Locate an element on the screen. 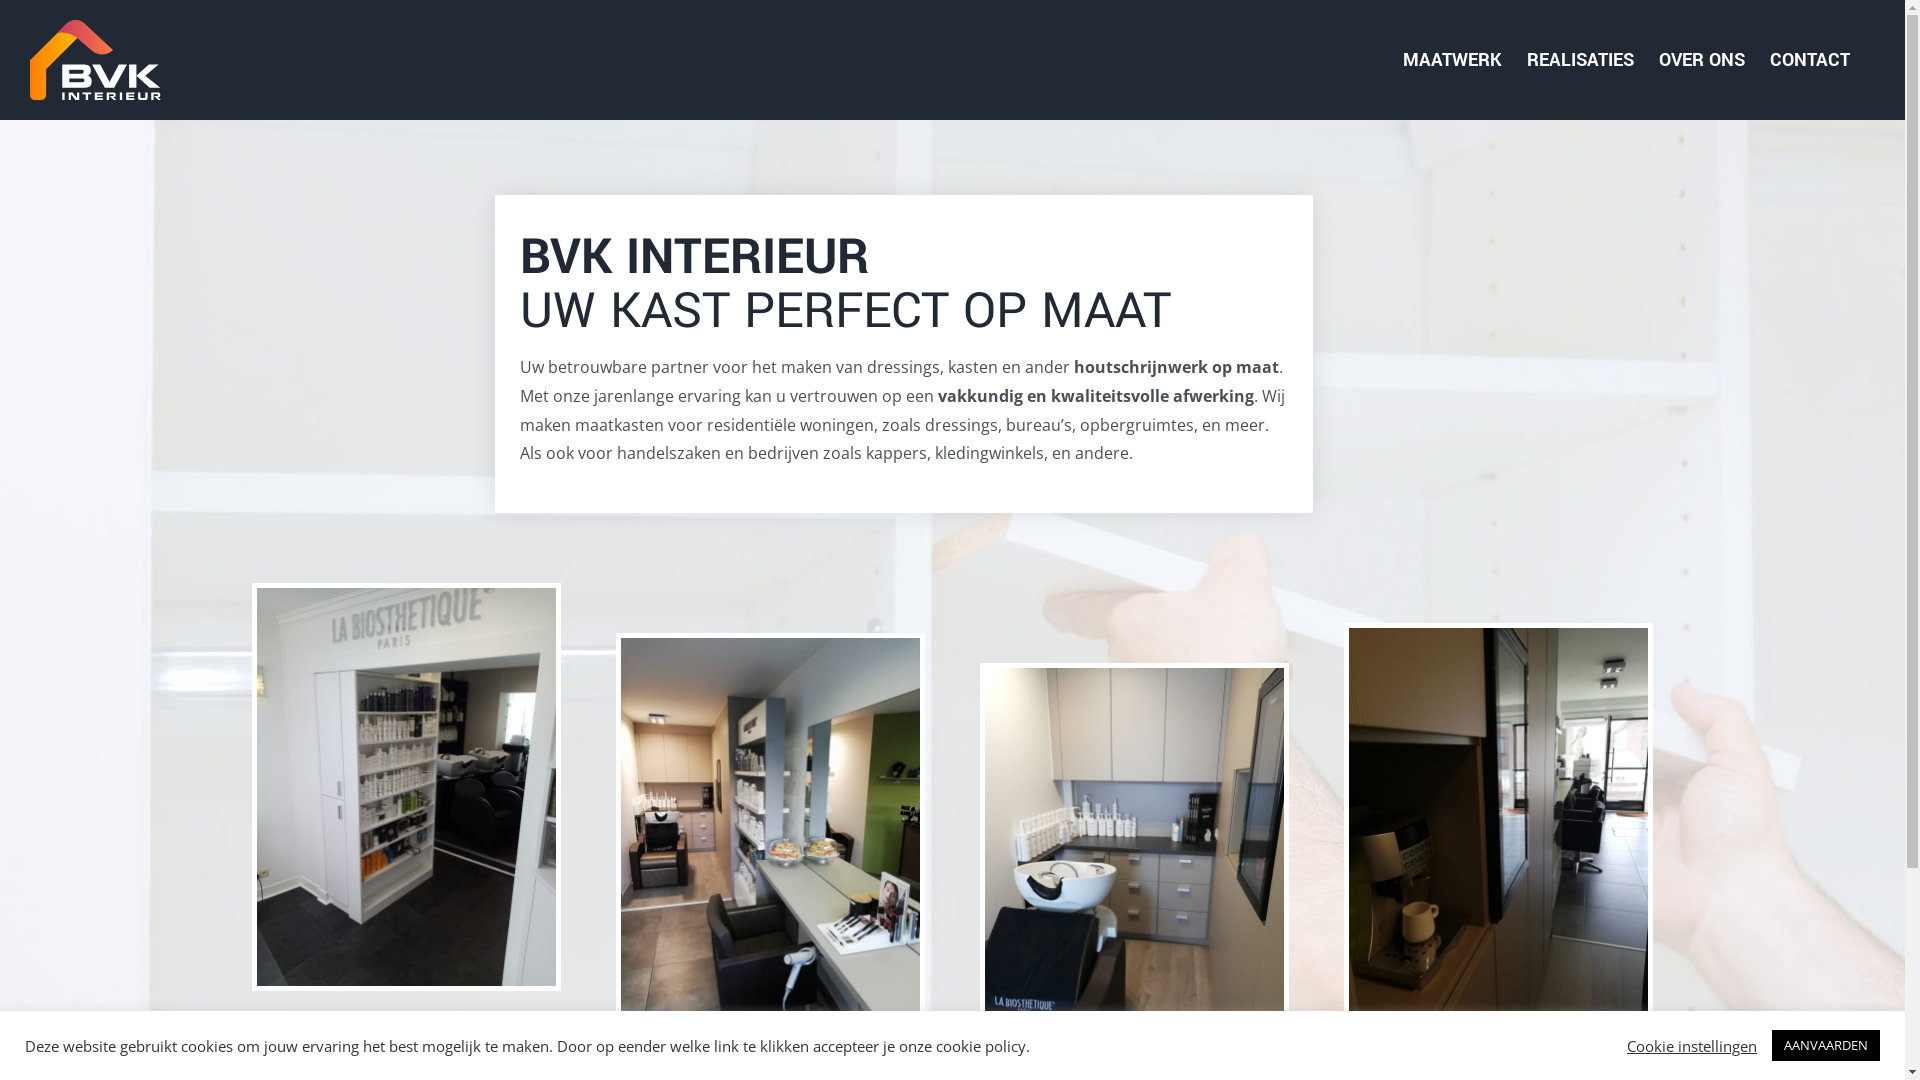  'CONTACT' is located at coordinates (1809, 59).